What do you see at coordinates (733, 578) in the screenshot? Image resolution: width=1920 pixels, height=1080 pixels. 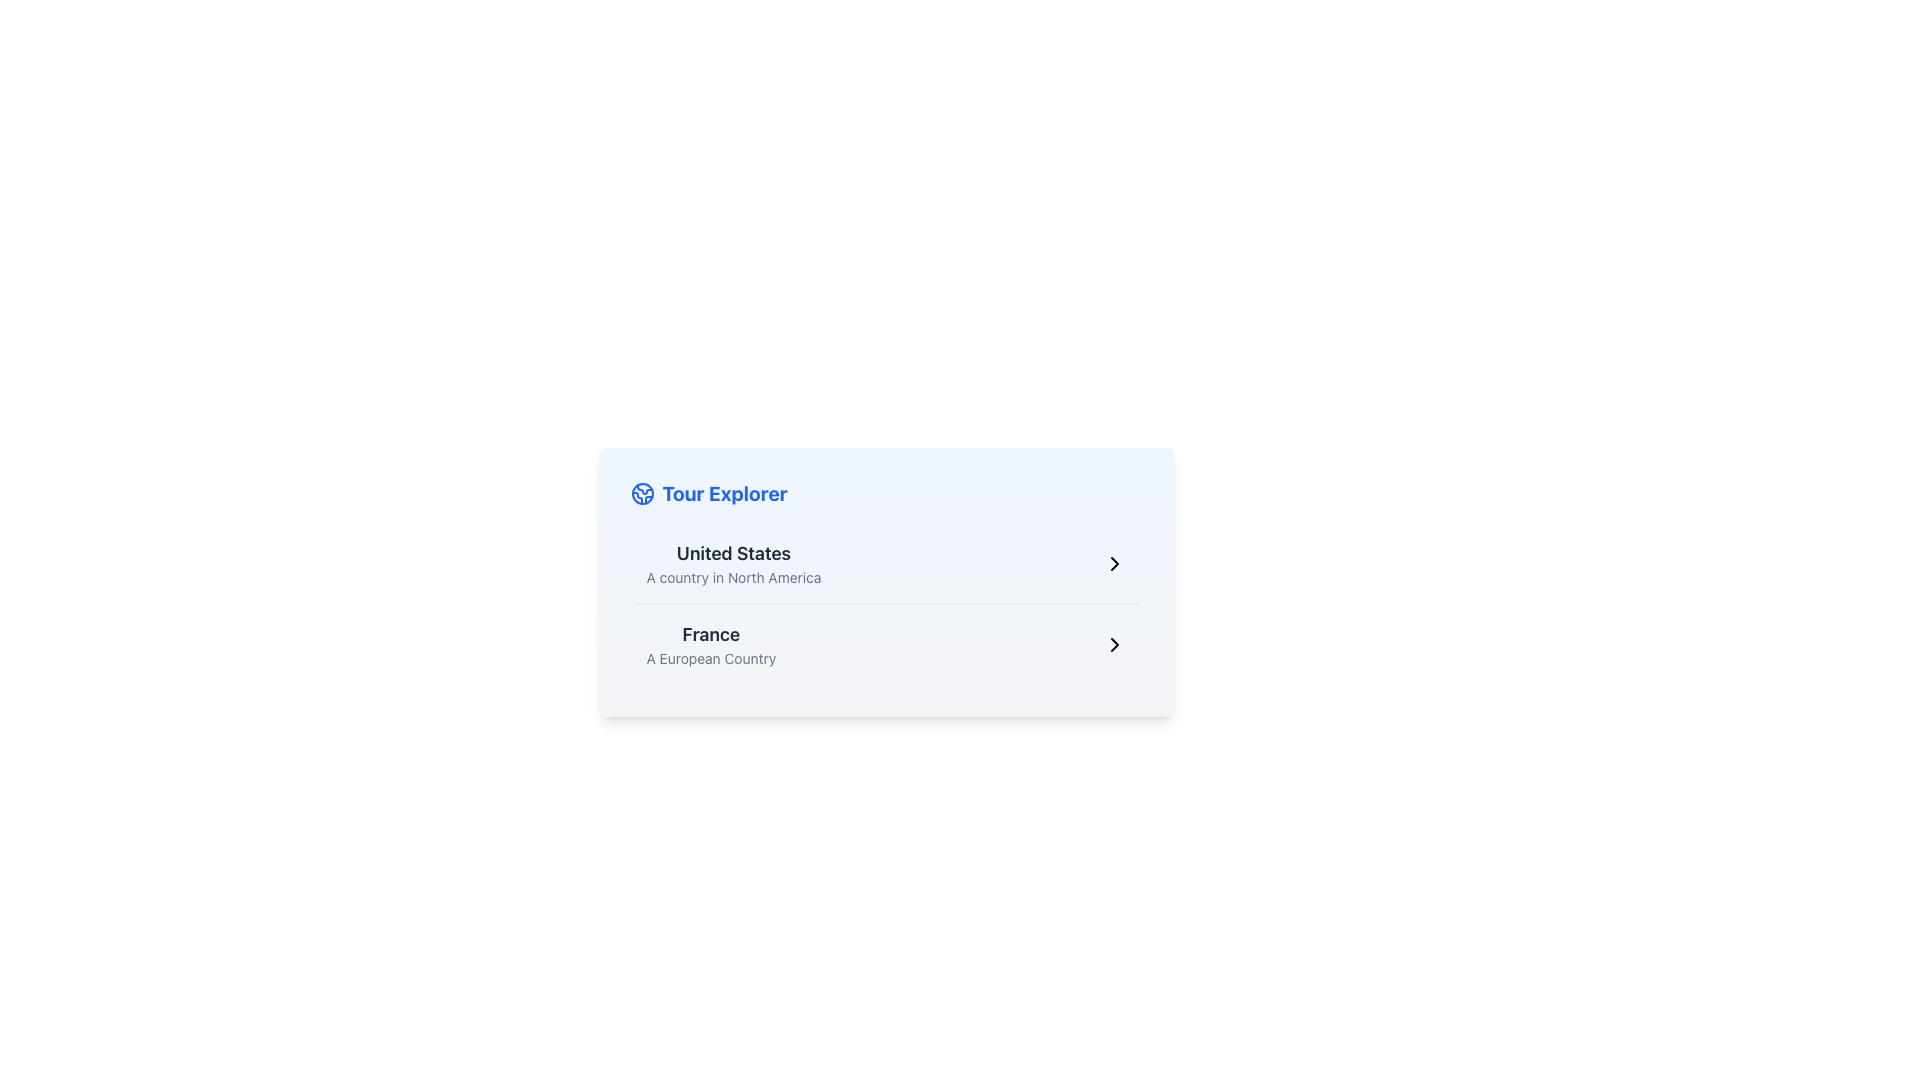 I see `text label stating 'A country in North America', which is located below the heading 'United States' in the main content area` at bounding box center [733, 578].